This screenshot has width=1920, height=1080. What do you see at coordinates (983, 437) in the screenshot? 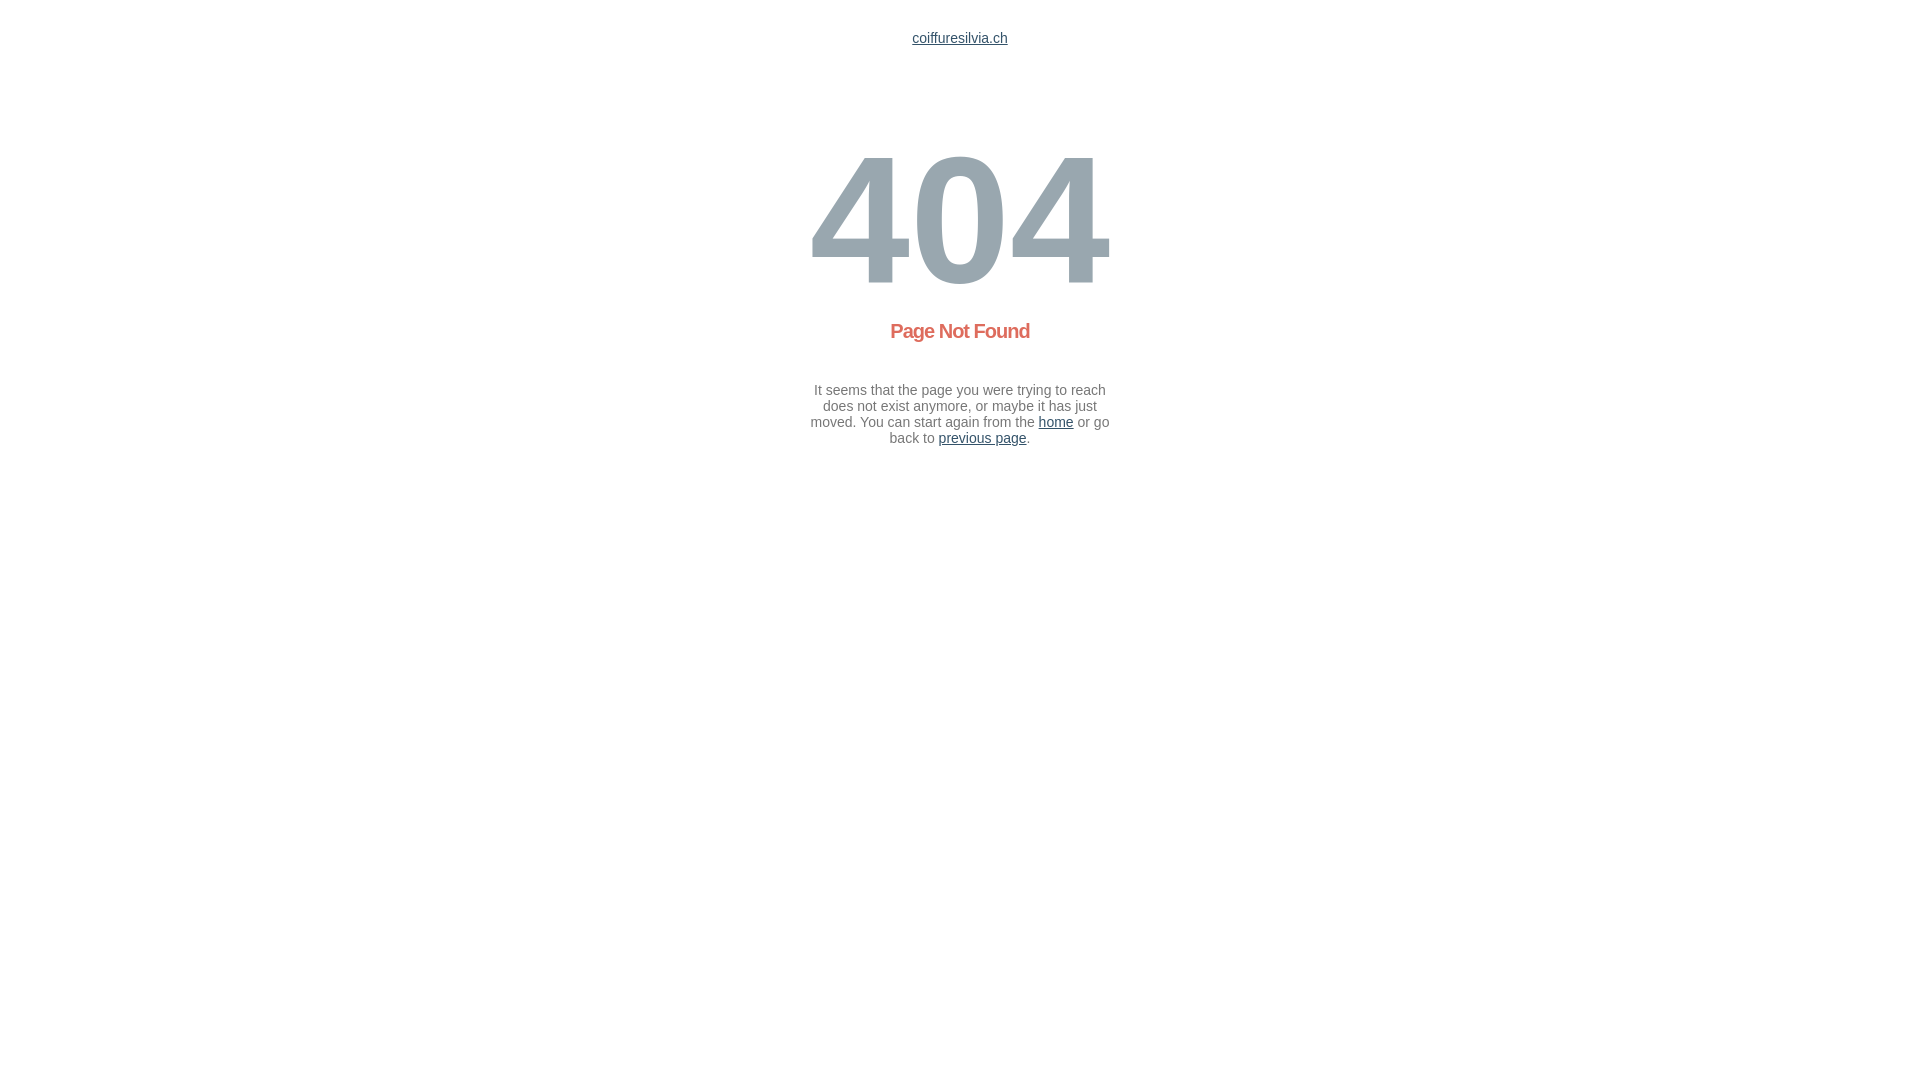
I see `'previous page'` at bounding box center [983, 437].